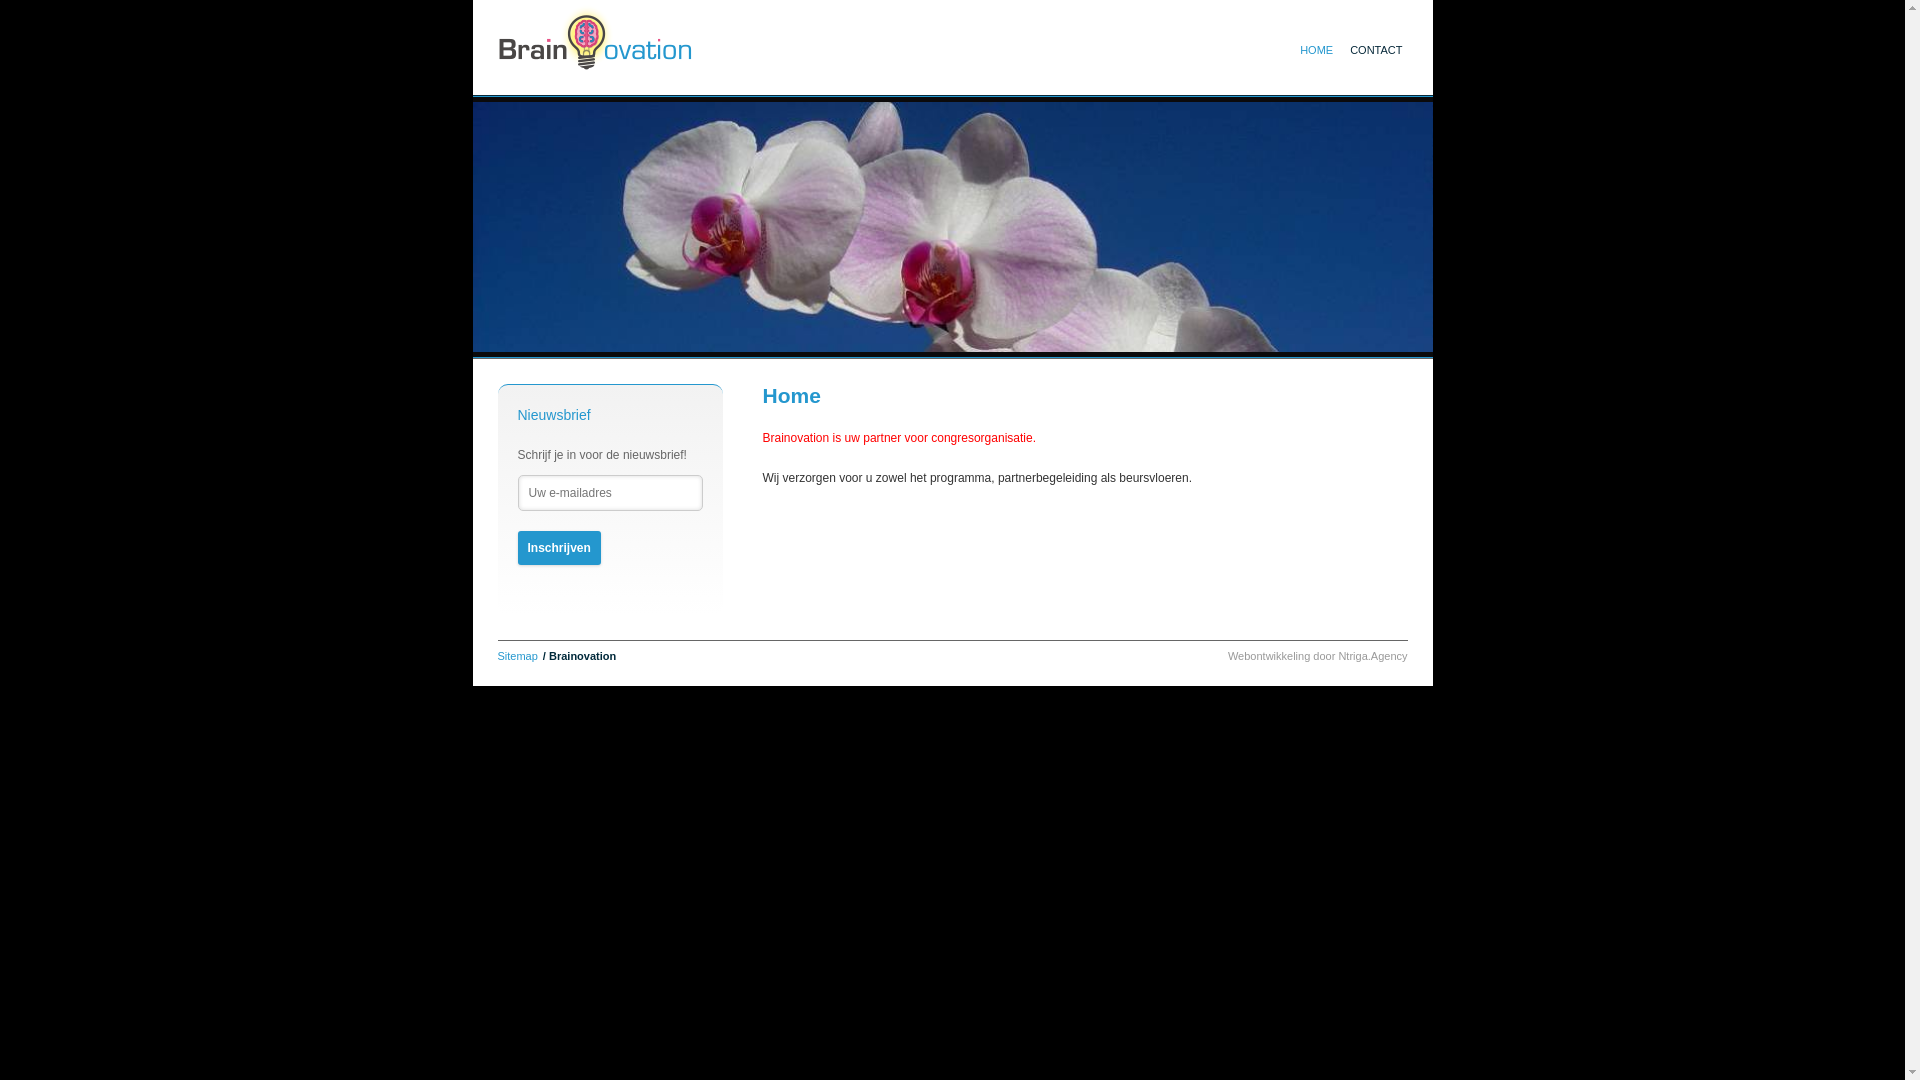 This screenshot has height=1080, width=1920. I want to click on 'HOME', so click(1313, 49).